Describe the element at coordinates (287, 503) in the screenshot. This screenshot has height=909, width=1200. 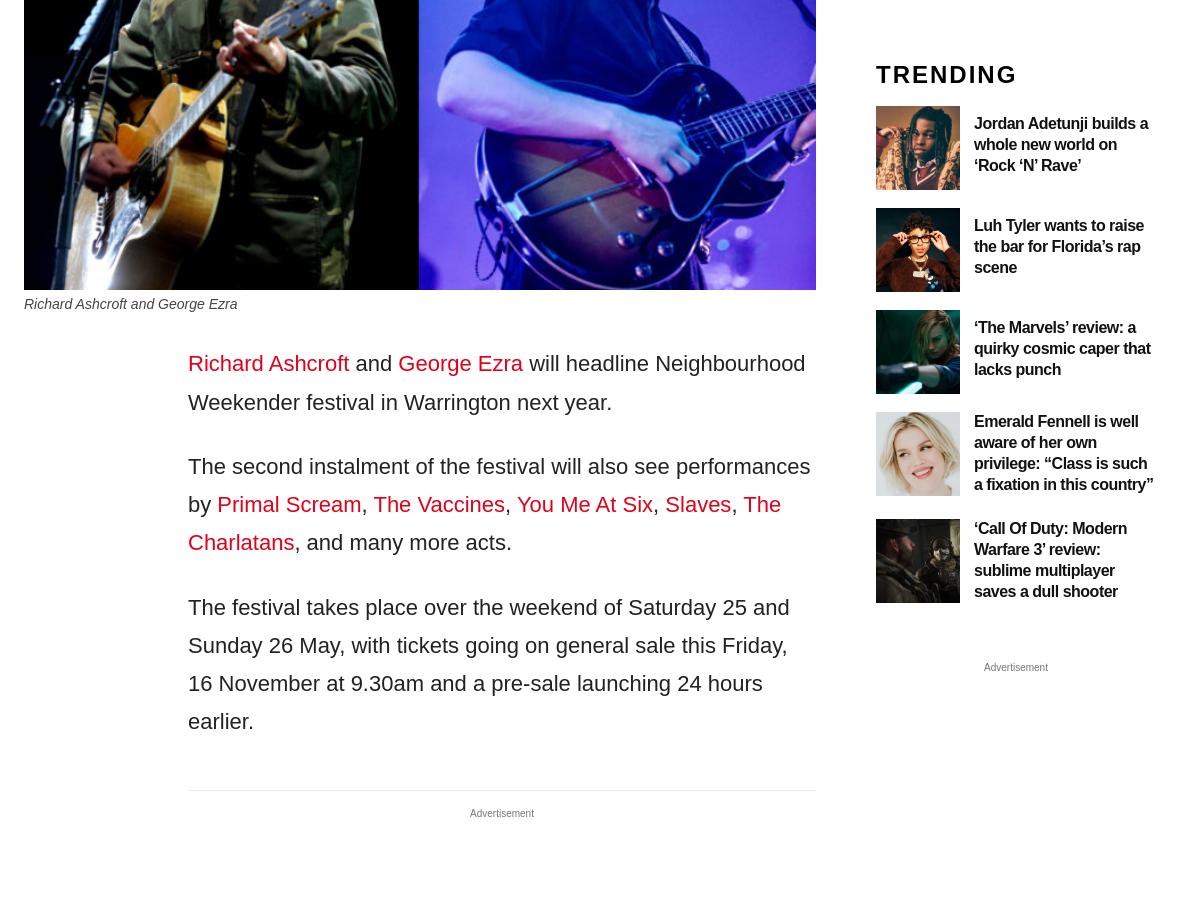
I see `'Primal Scream'` at that location.